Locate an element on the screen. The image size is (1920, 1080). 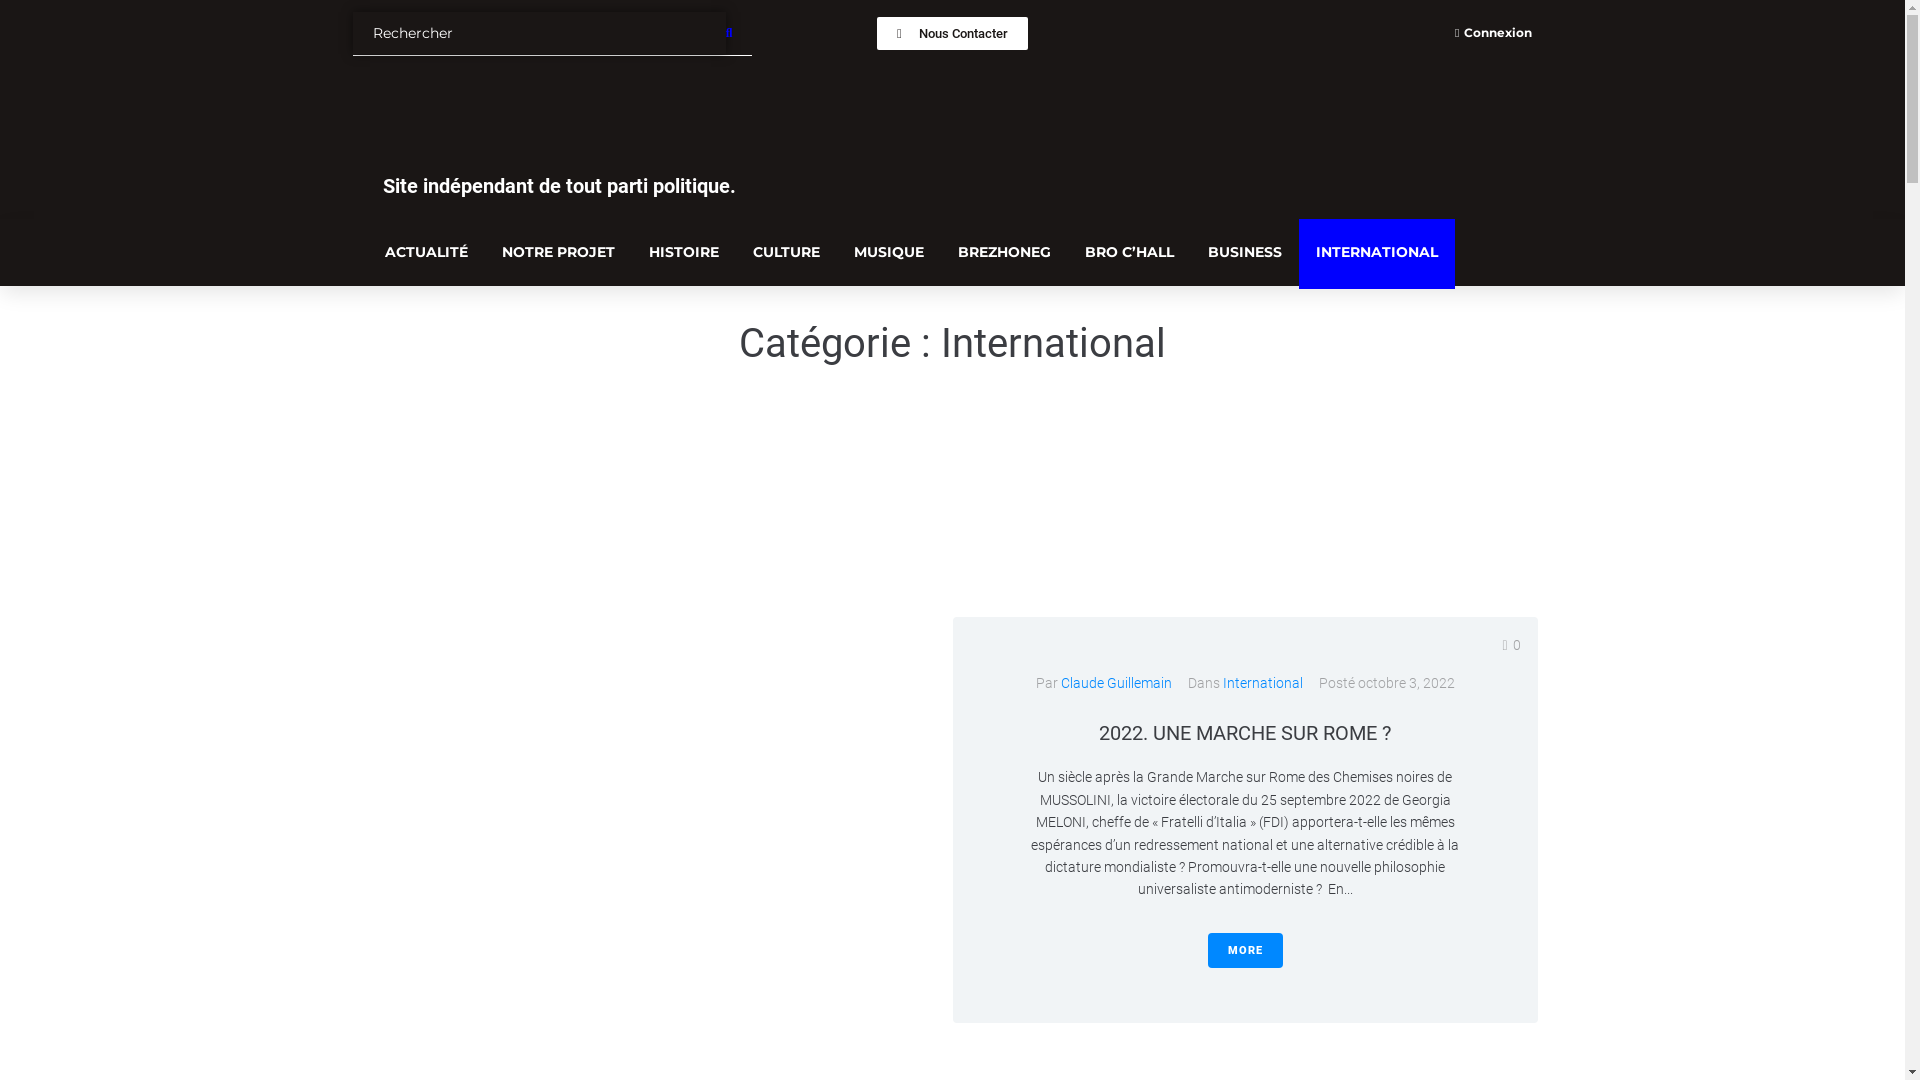
'0' is located at coordinates (1511, 644).